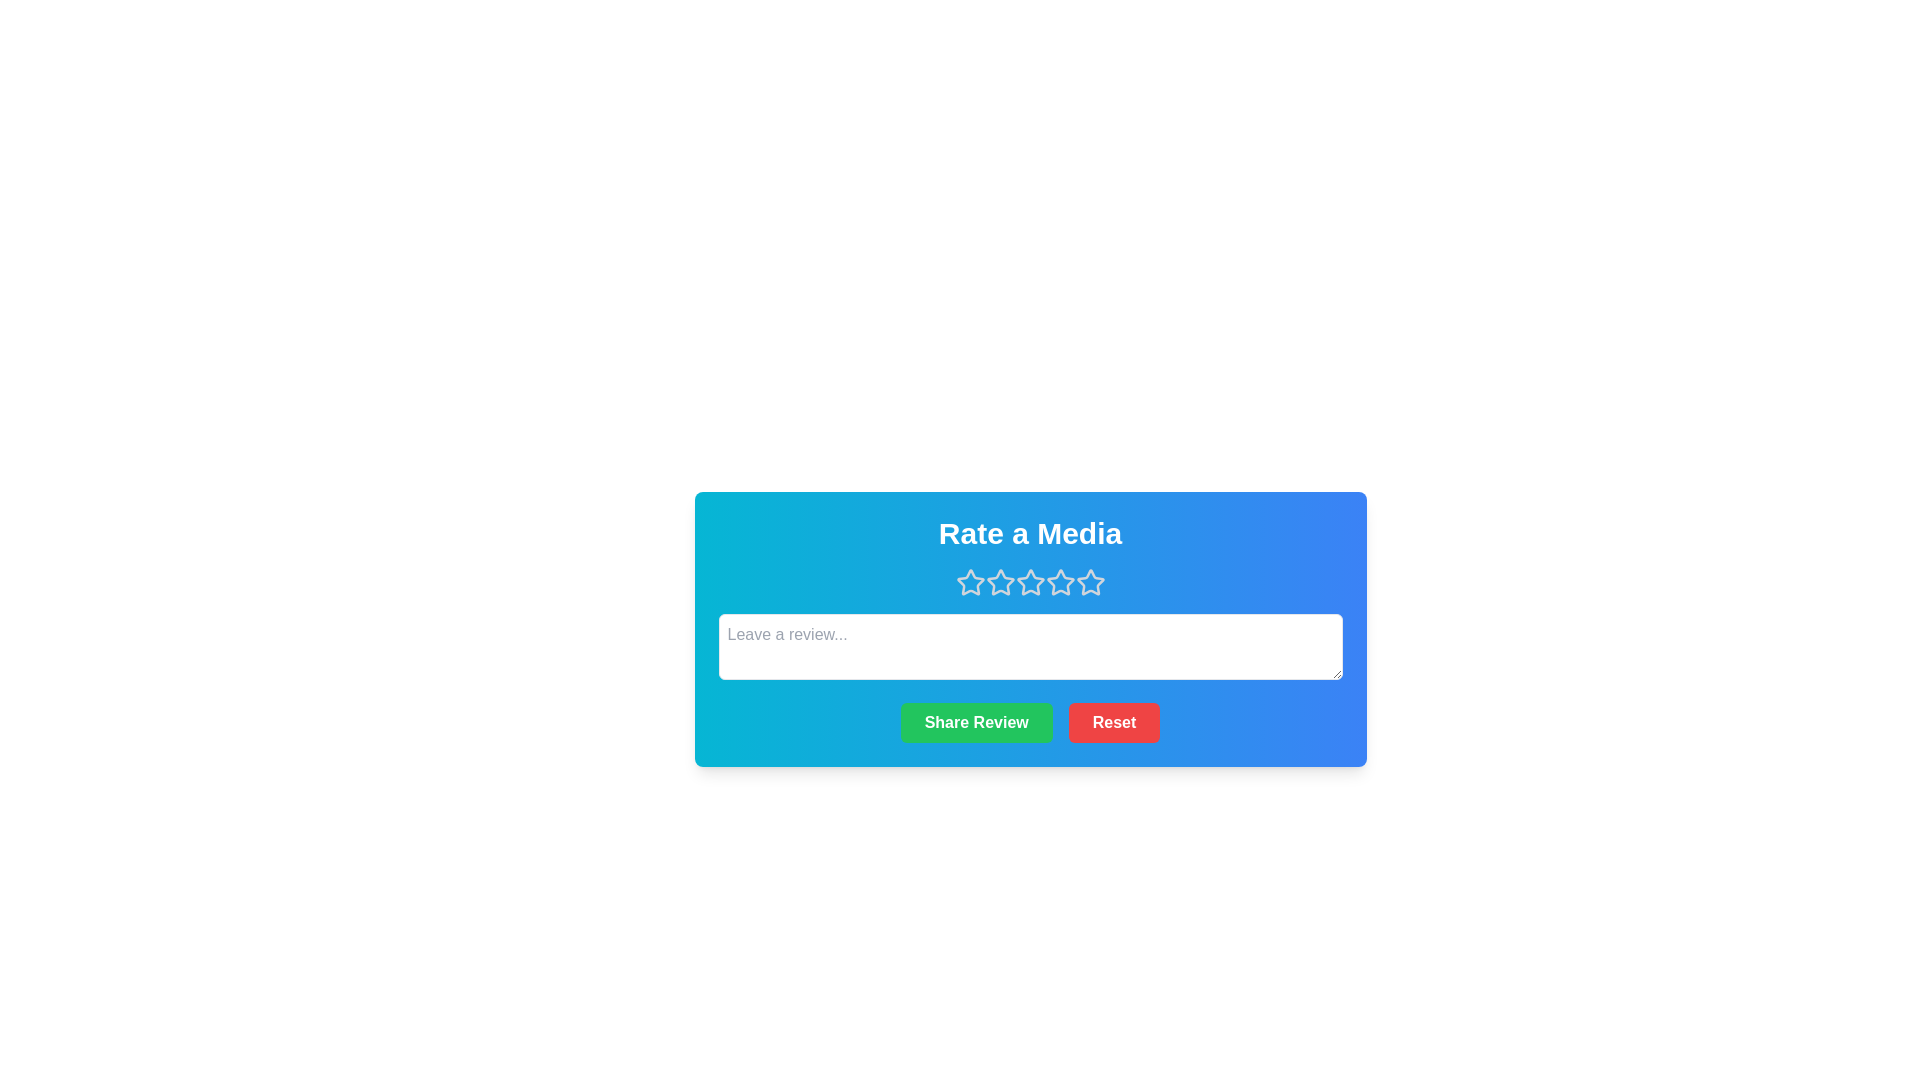 The height and width of the screenshot is (1080, 1920). Describe the element at coordinates (1059, 582) in the screenshot. I see `the rating to 4 stars by clicking on the respective star` at that location.